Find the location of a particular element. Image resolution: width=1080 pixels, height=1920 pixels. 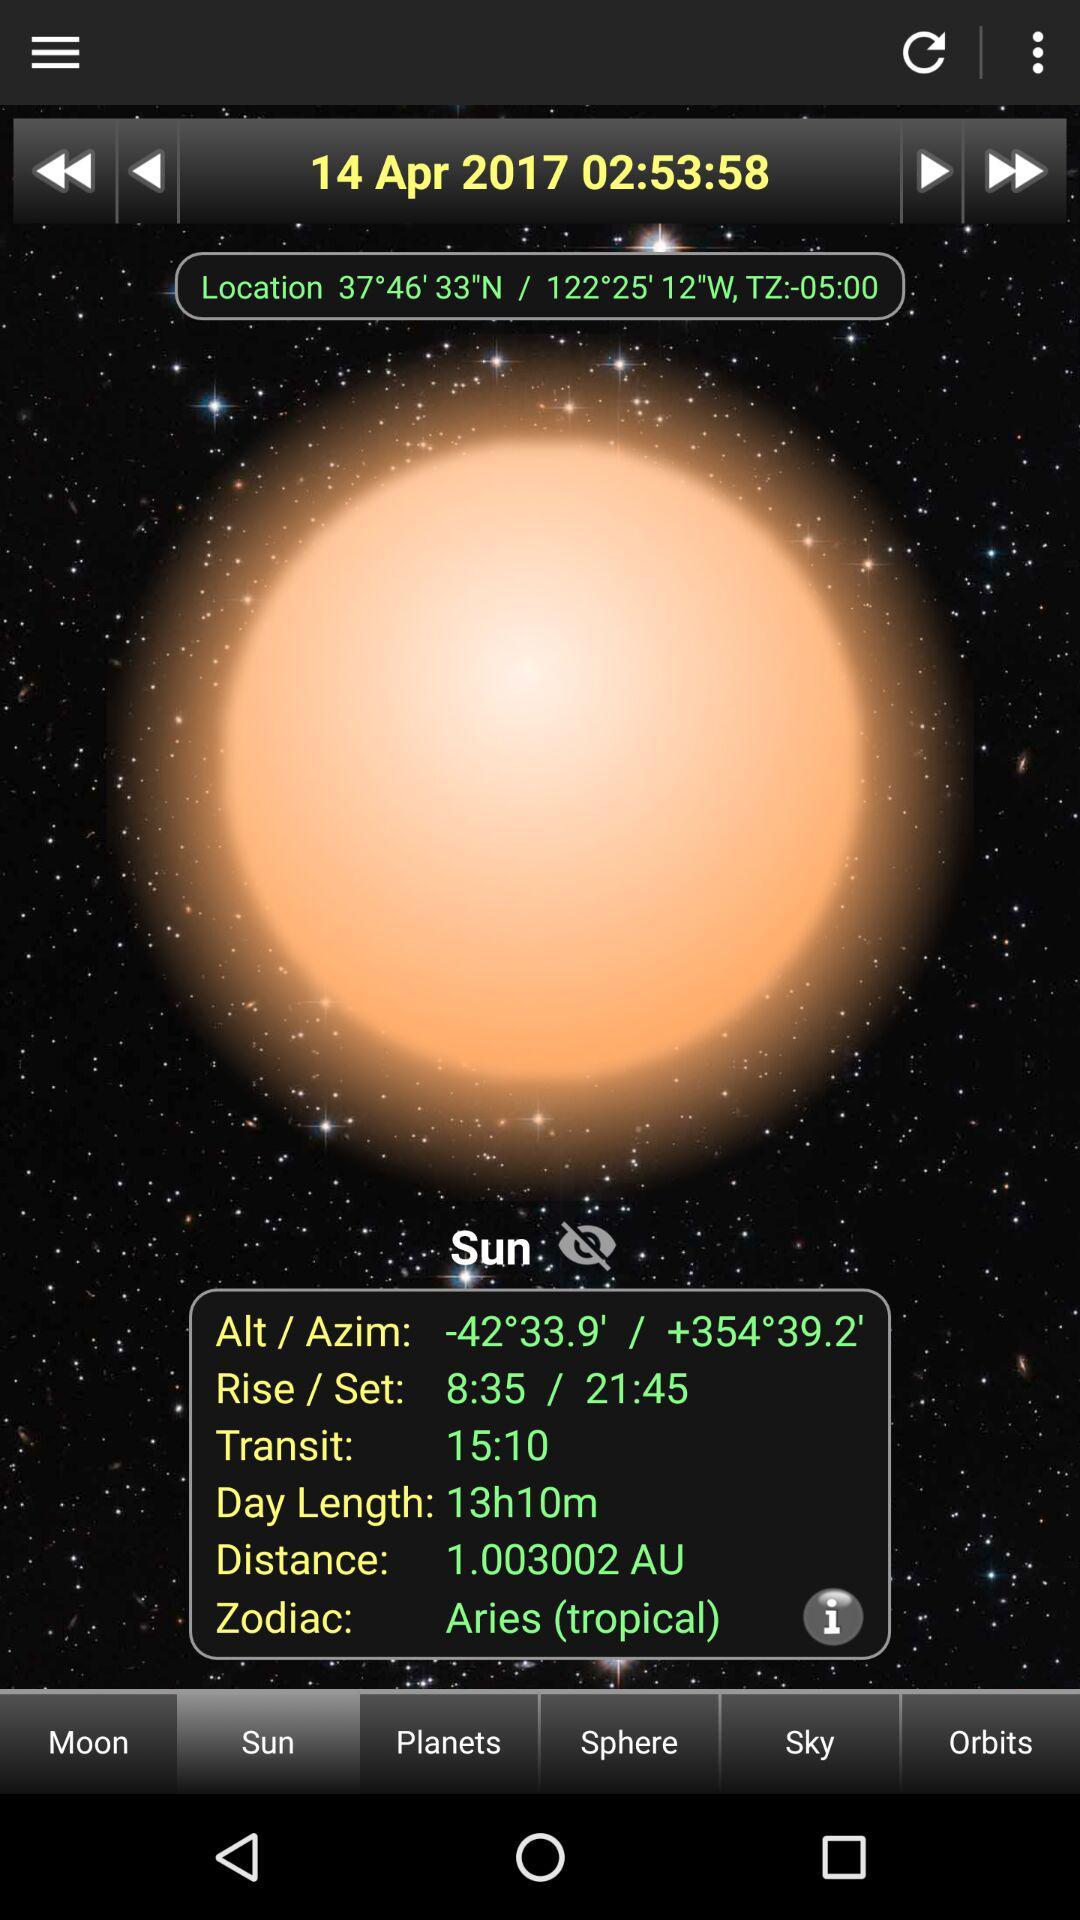

item to the right of the aries (tropical) app is located at coordinates (833, 1616).